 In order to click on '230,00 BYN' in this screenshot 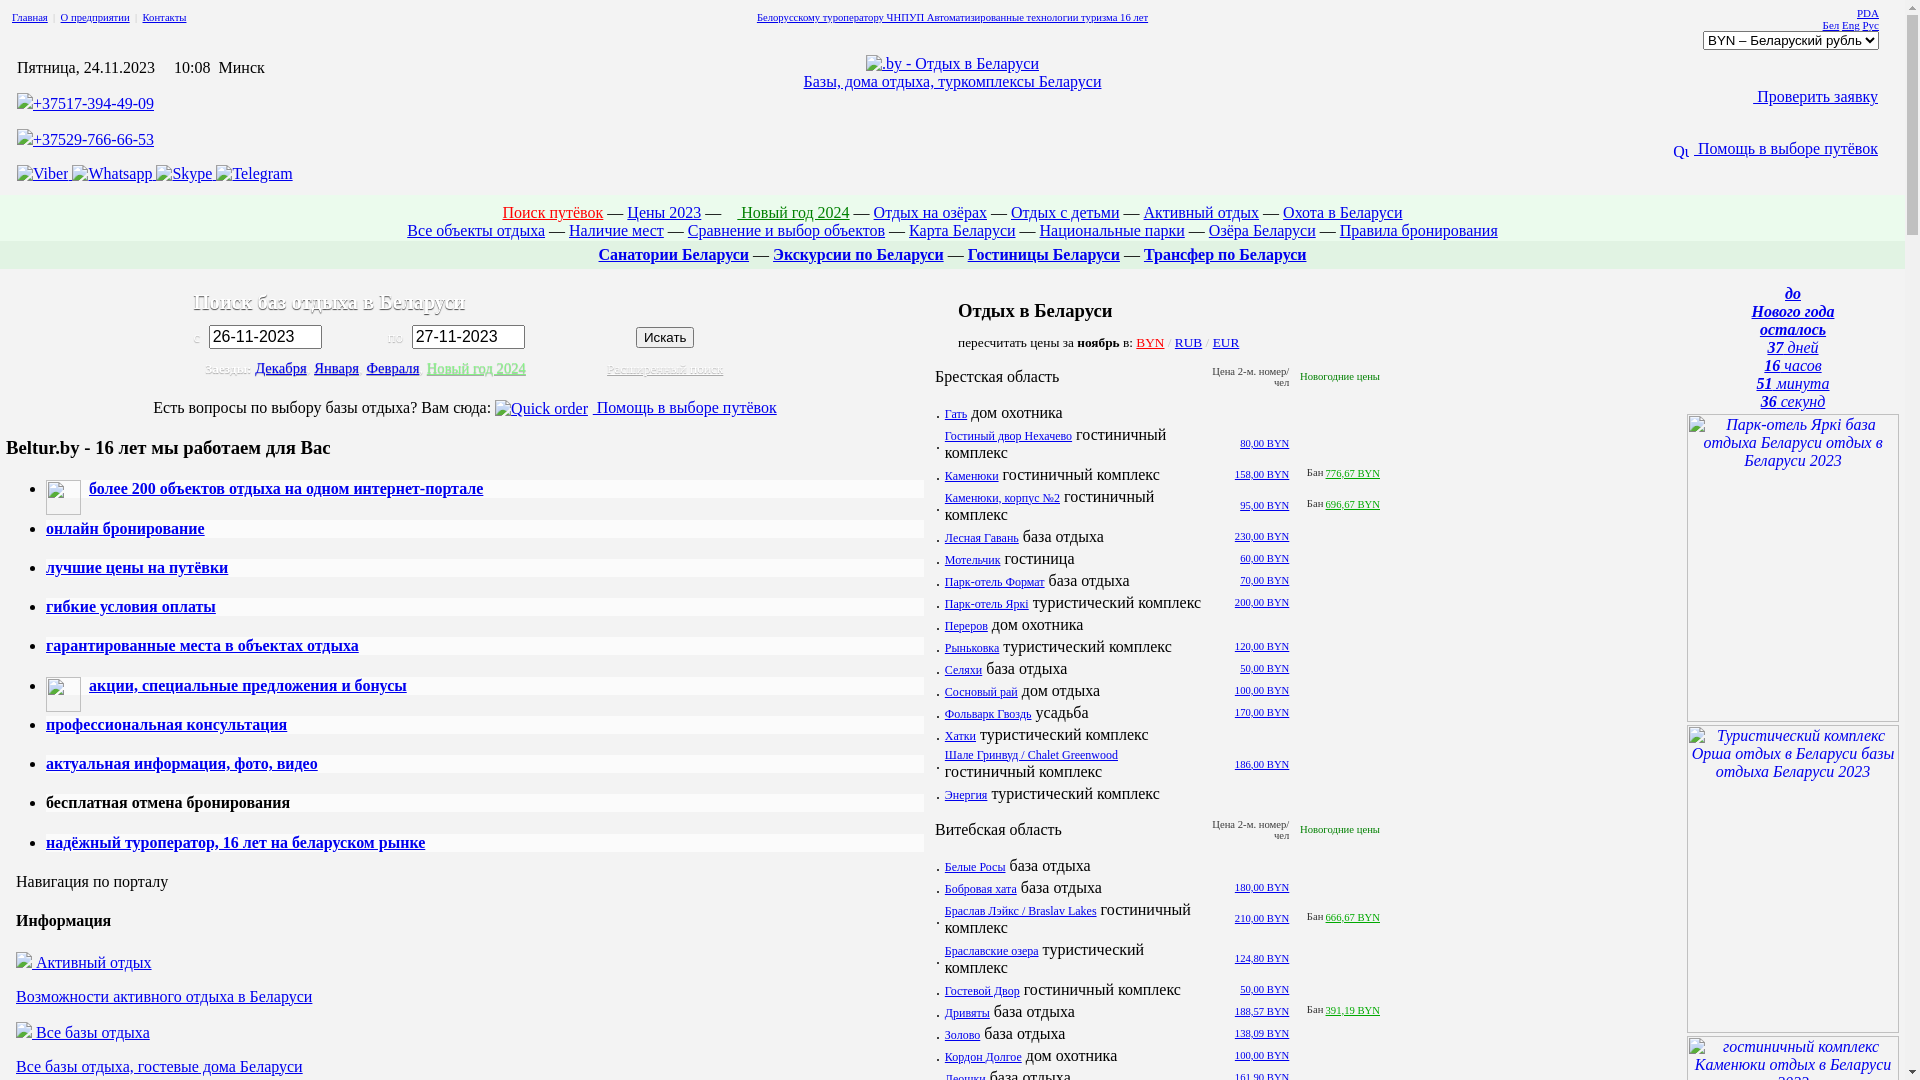, I will do `click(1261, 535)`.